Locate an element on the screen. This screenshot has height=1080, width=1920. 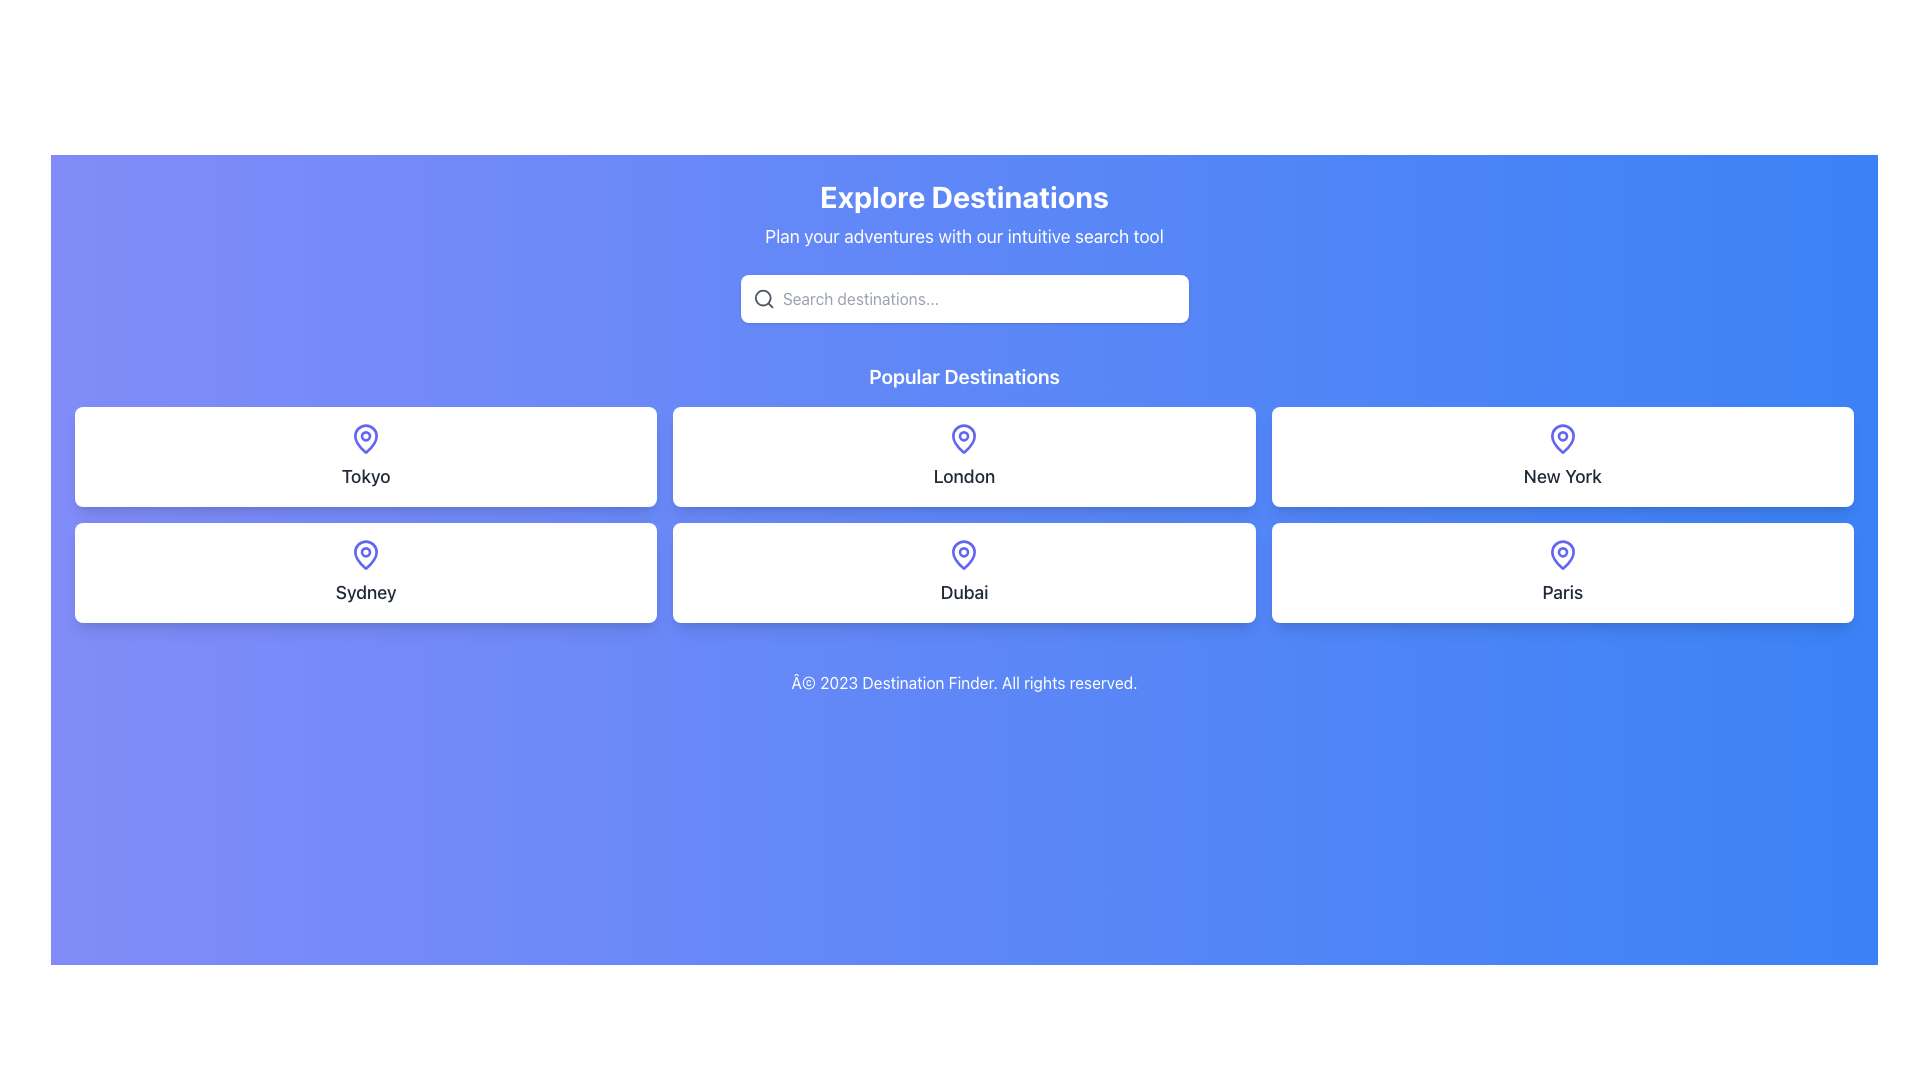
the map pin icon that is purple-indigo in color, located above the text 'Tokyo' in the first card of the 'Popular Destinations' section is located at coordinates (366, 438).